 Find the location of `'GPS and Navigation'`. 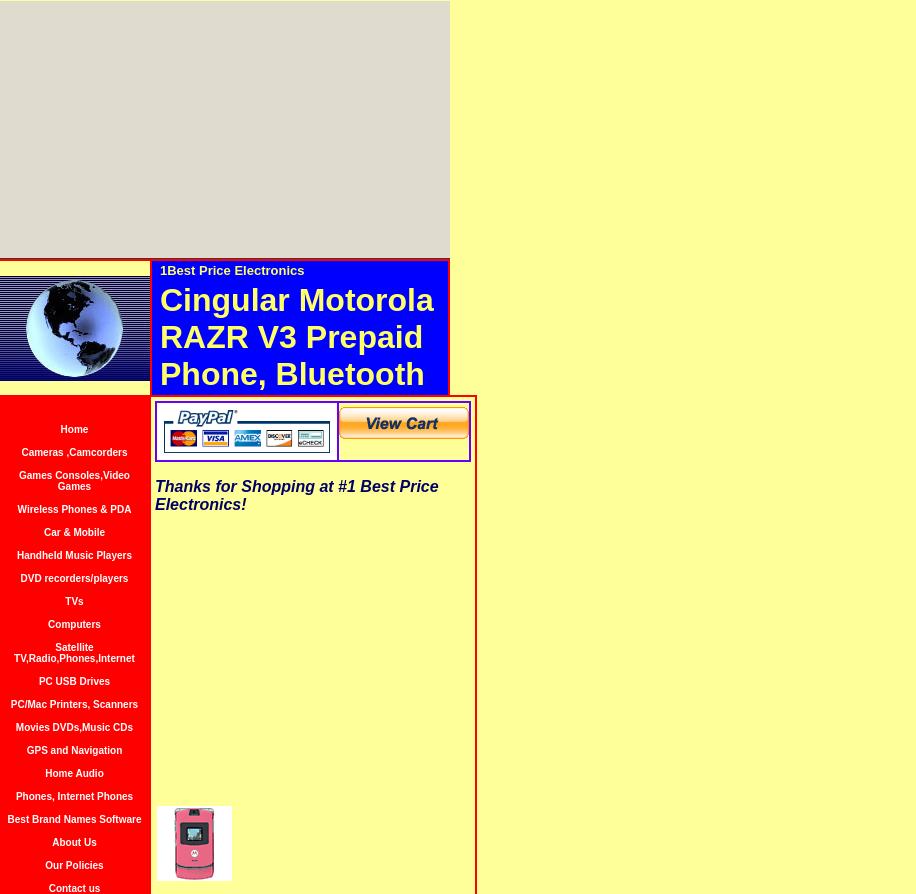

'GPS and Navigation' is located at coordinates (73, 749).